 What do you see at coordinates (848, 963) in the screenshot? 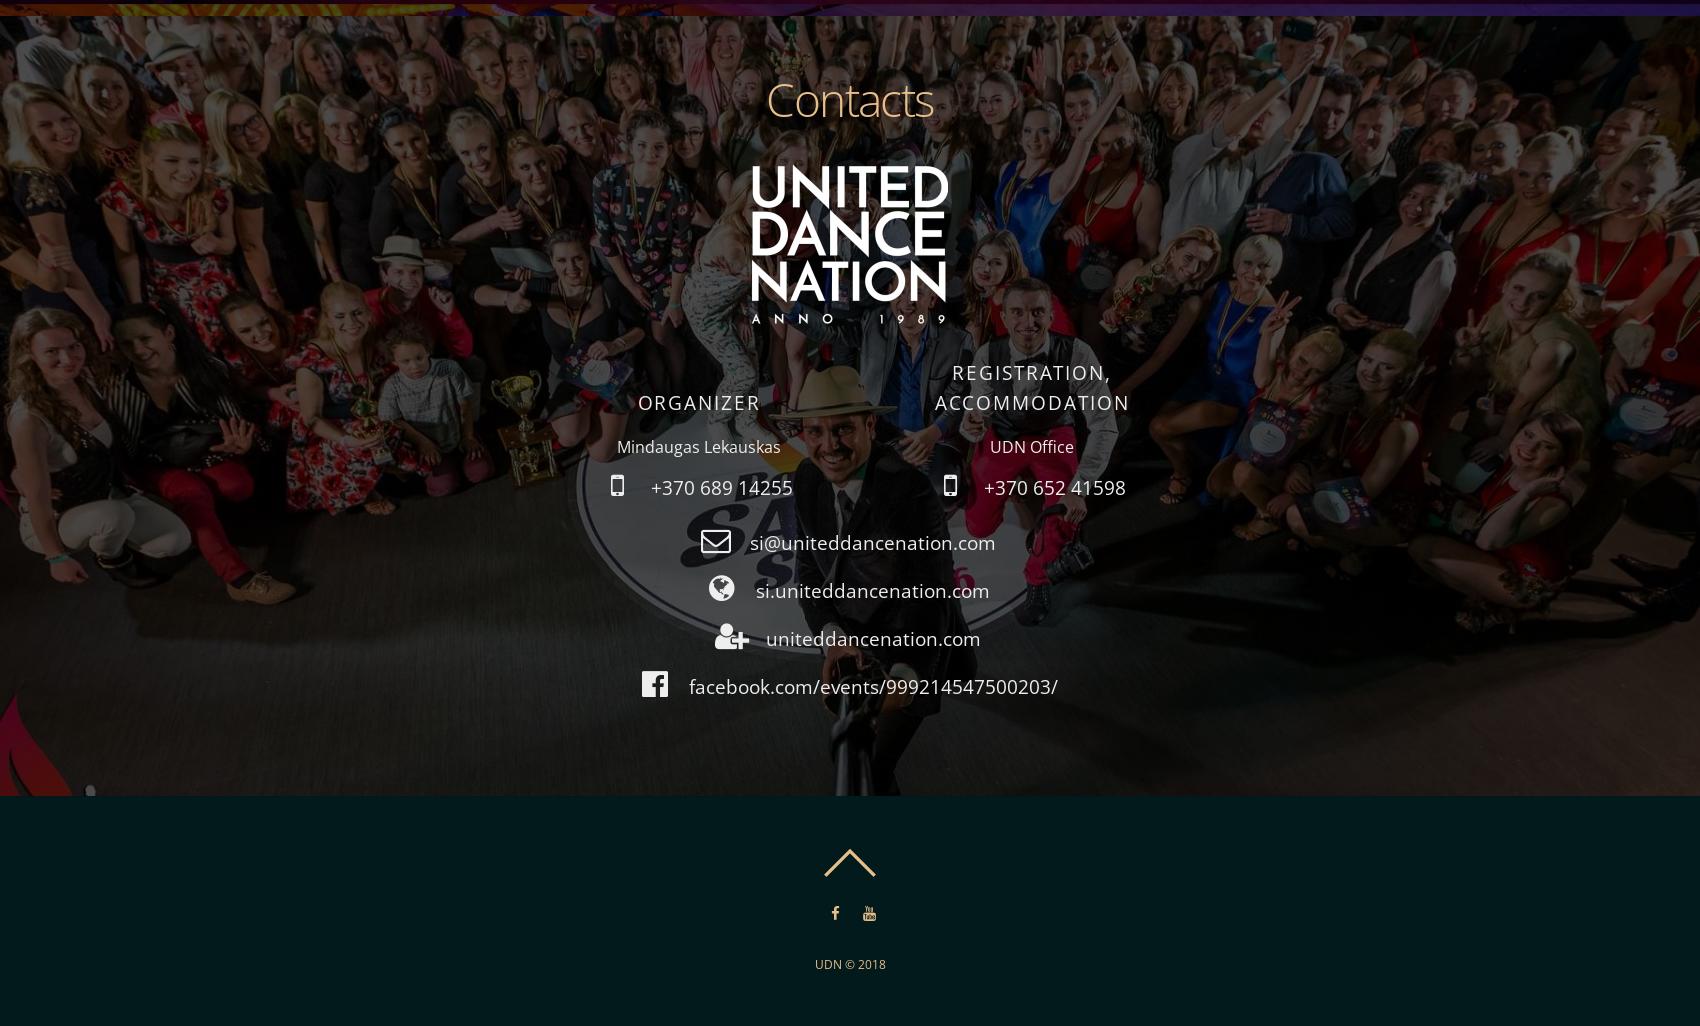
I see `'UDN © 2018'` at bounding box center [848, 963].